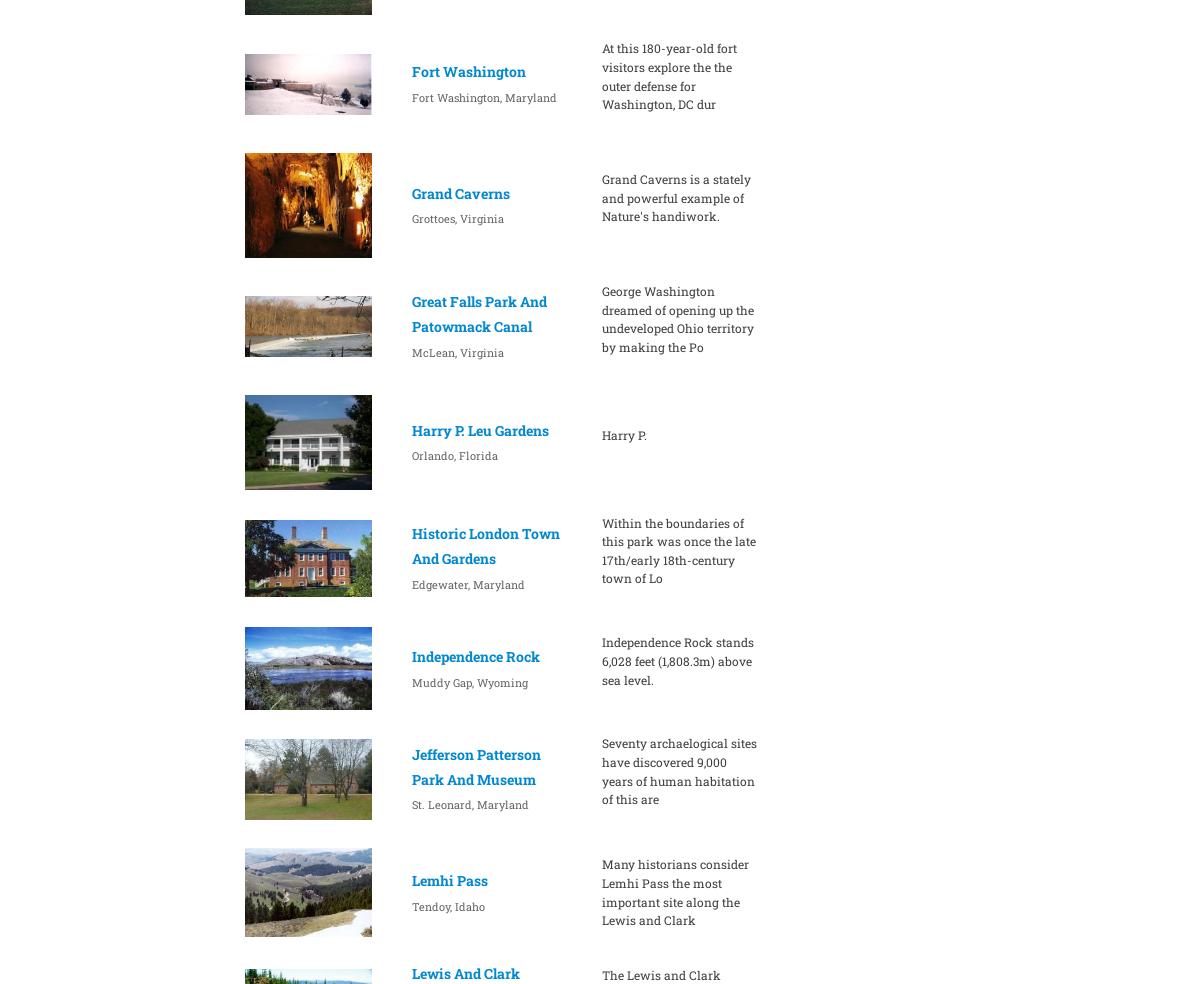 The height and width of the screenshot is (984, 1200). Describe the element at coordinates (467, 681) in the screenshot. I see `'Muddy Gap, Wyoming'` at that location.